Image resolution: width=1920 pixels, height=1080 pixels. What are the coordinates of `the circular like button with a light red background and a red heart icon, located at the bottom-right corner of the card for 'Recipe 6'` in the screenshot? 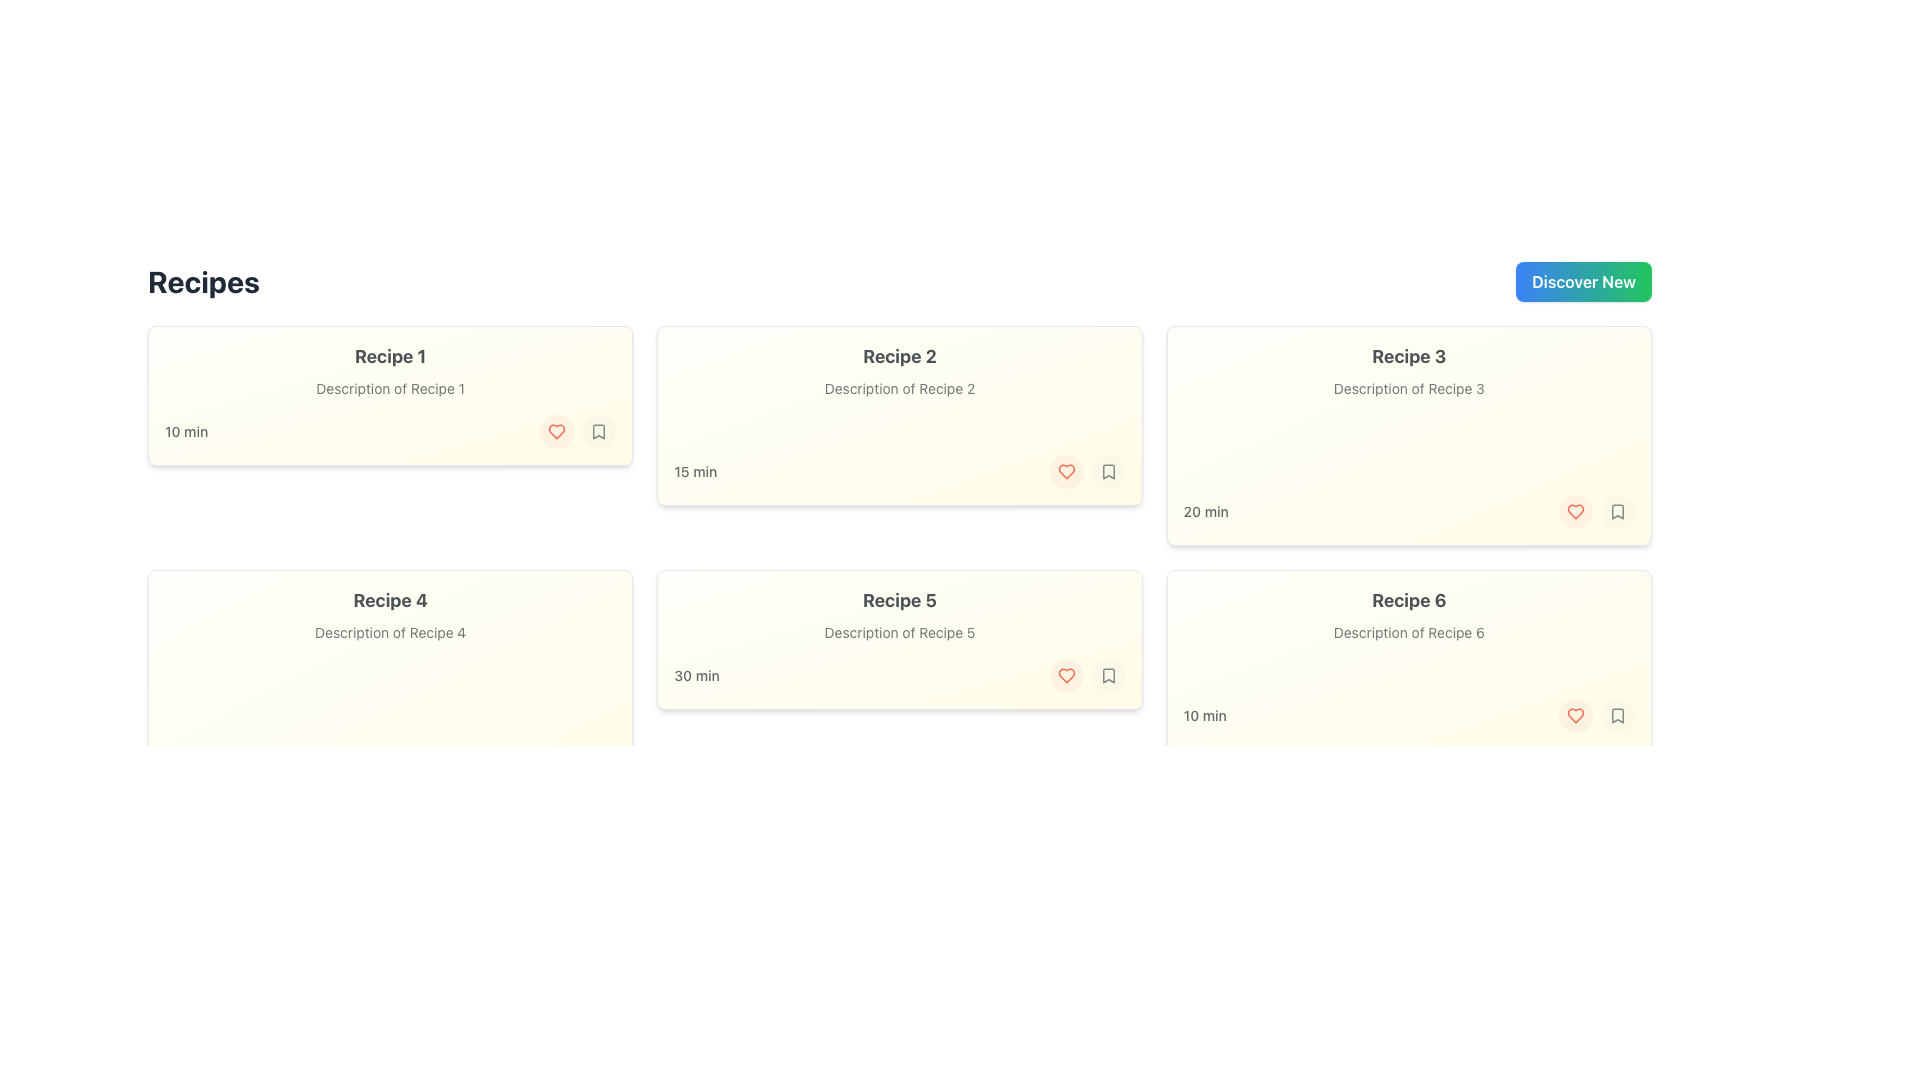 It's located at (1574, 715).